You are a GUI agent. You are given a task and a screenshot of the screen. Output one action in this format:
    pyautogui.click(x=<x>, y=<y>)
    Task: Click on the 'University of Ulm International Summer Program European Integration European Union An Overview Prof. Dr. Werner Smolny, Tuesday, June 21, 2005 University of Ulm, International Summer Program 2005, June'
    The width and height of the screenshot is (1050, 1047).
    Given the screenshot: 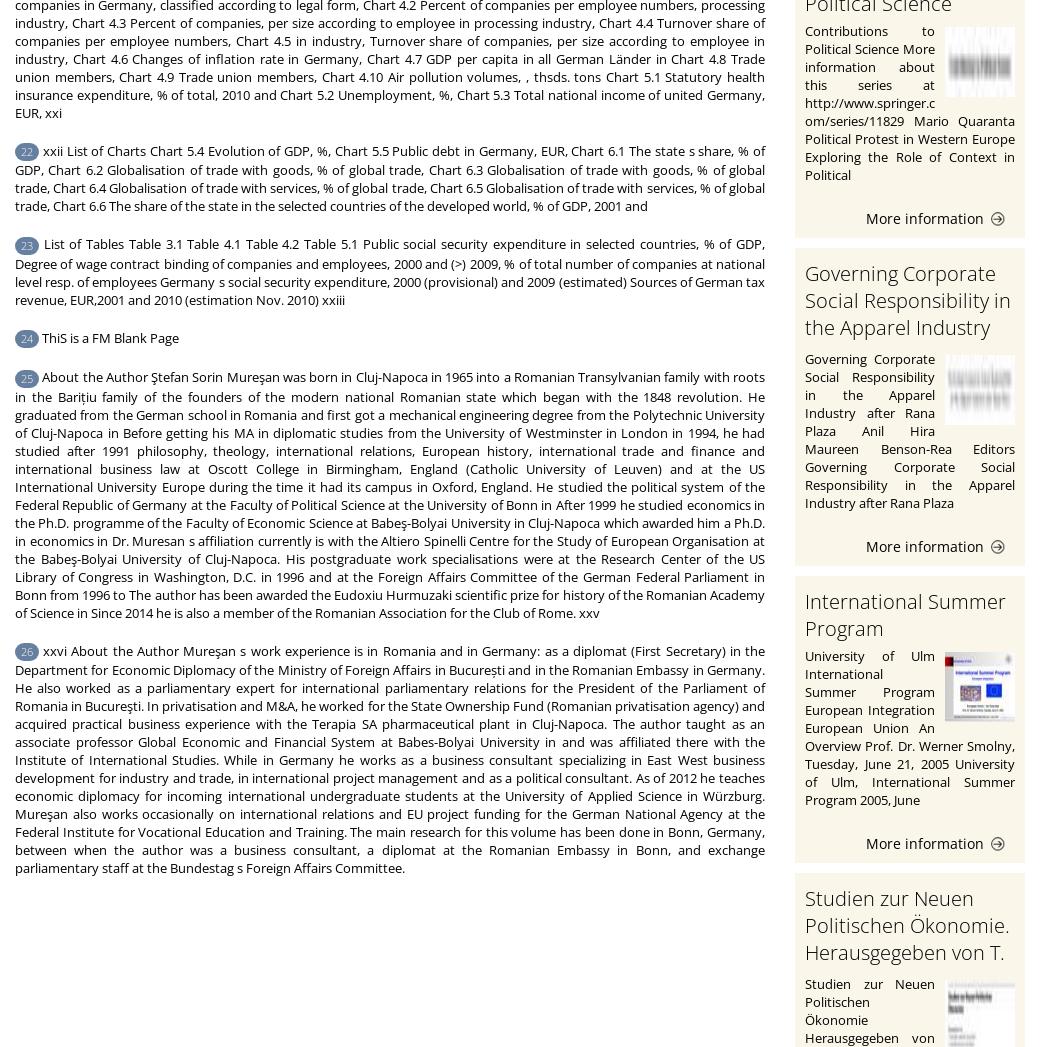 What is the action you would take?
    pyautogui.click(x=910, y=727)
    